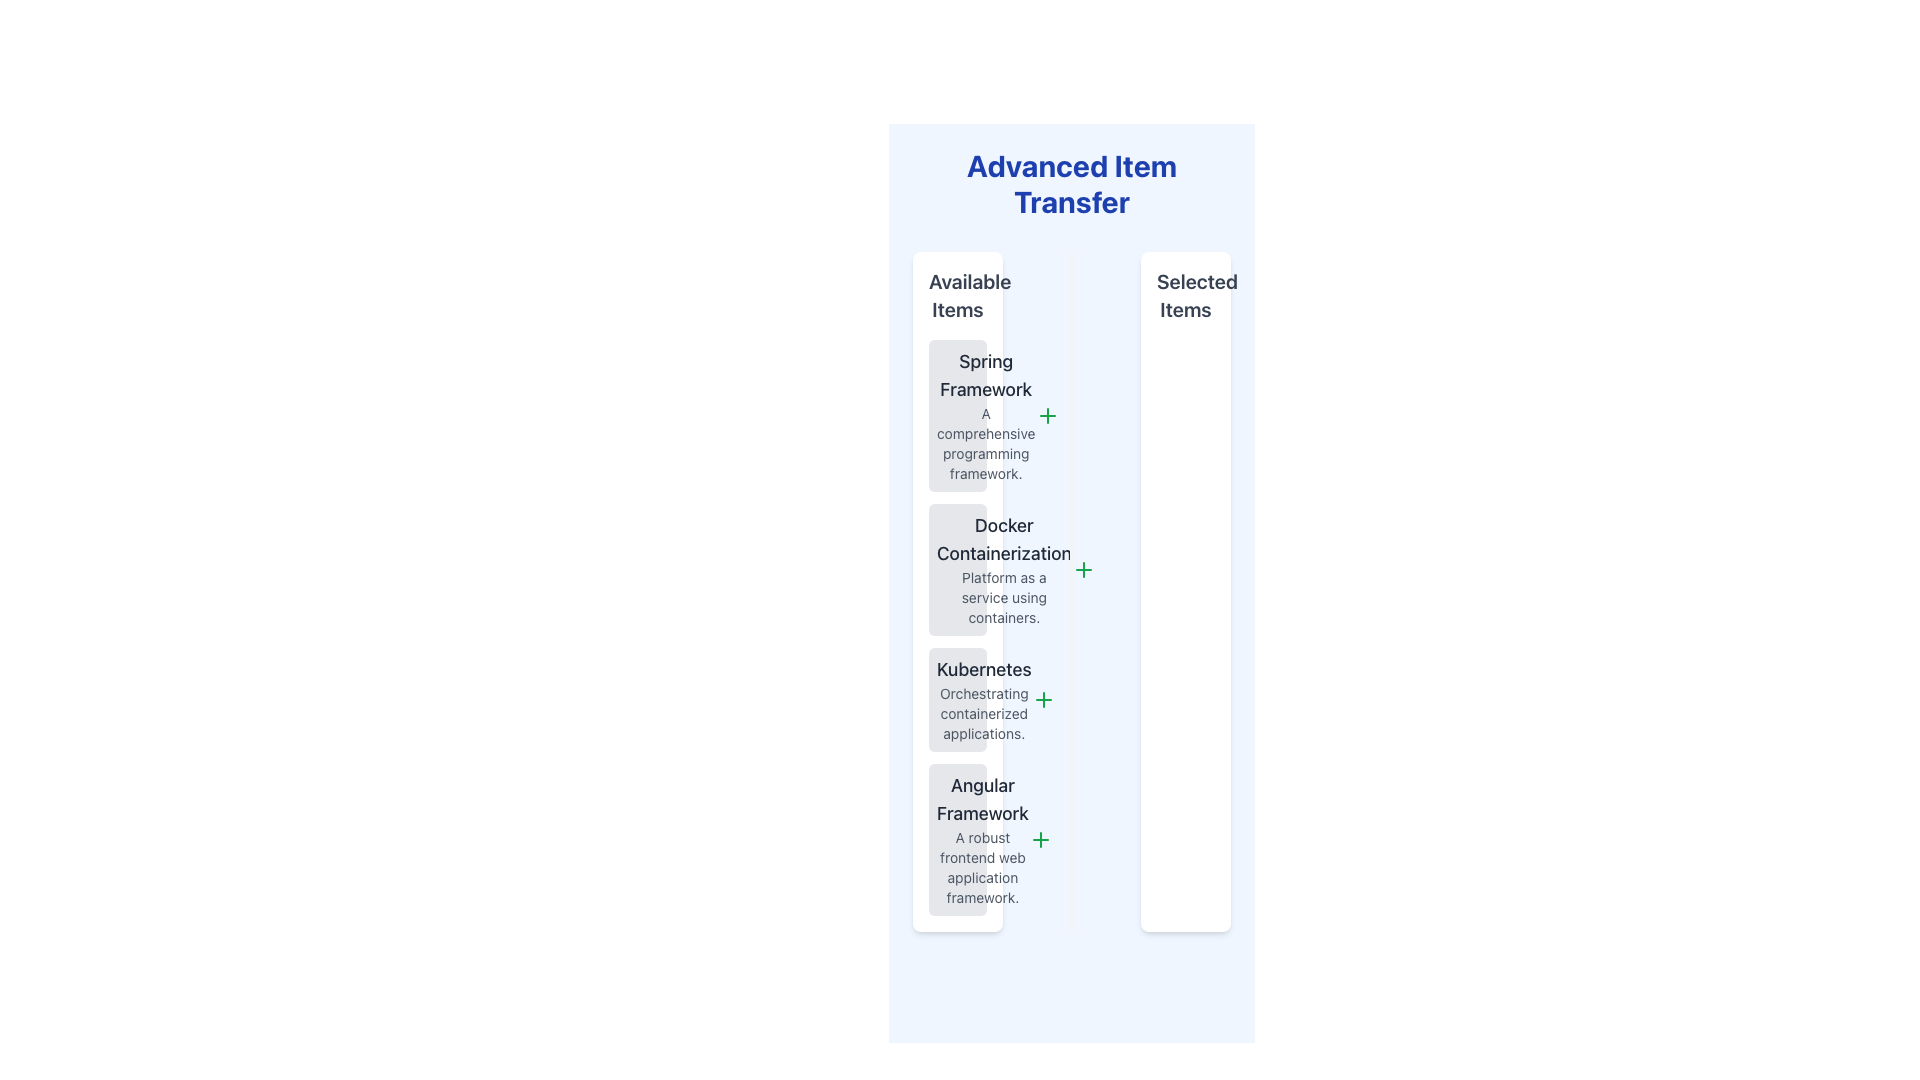 The image size is (1920, 1080). What do you see at coordinates (1004, 540) in the screenshot?
I see `the text element displaying 'Docker Containerization' to interact with its linked functionality` at bounding box center [1004, 540].